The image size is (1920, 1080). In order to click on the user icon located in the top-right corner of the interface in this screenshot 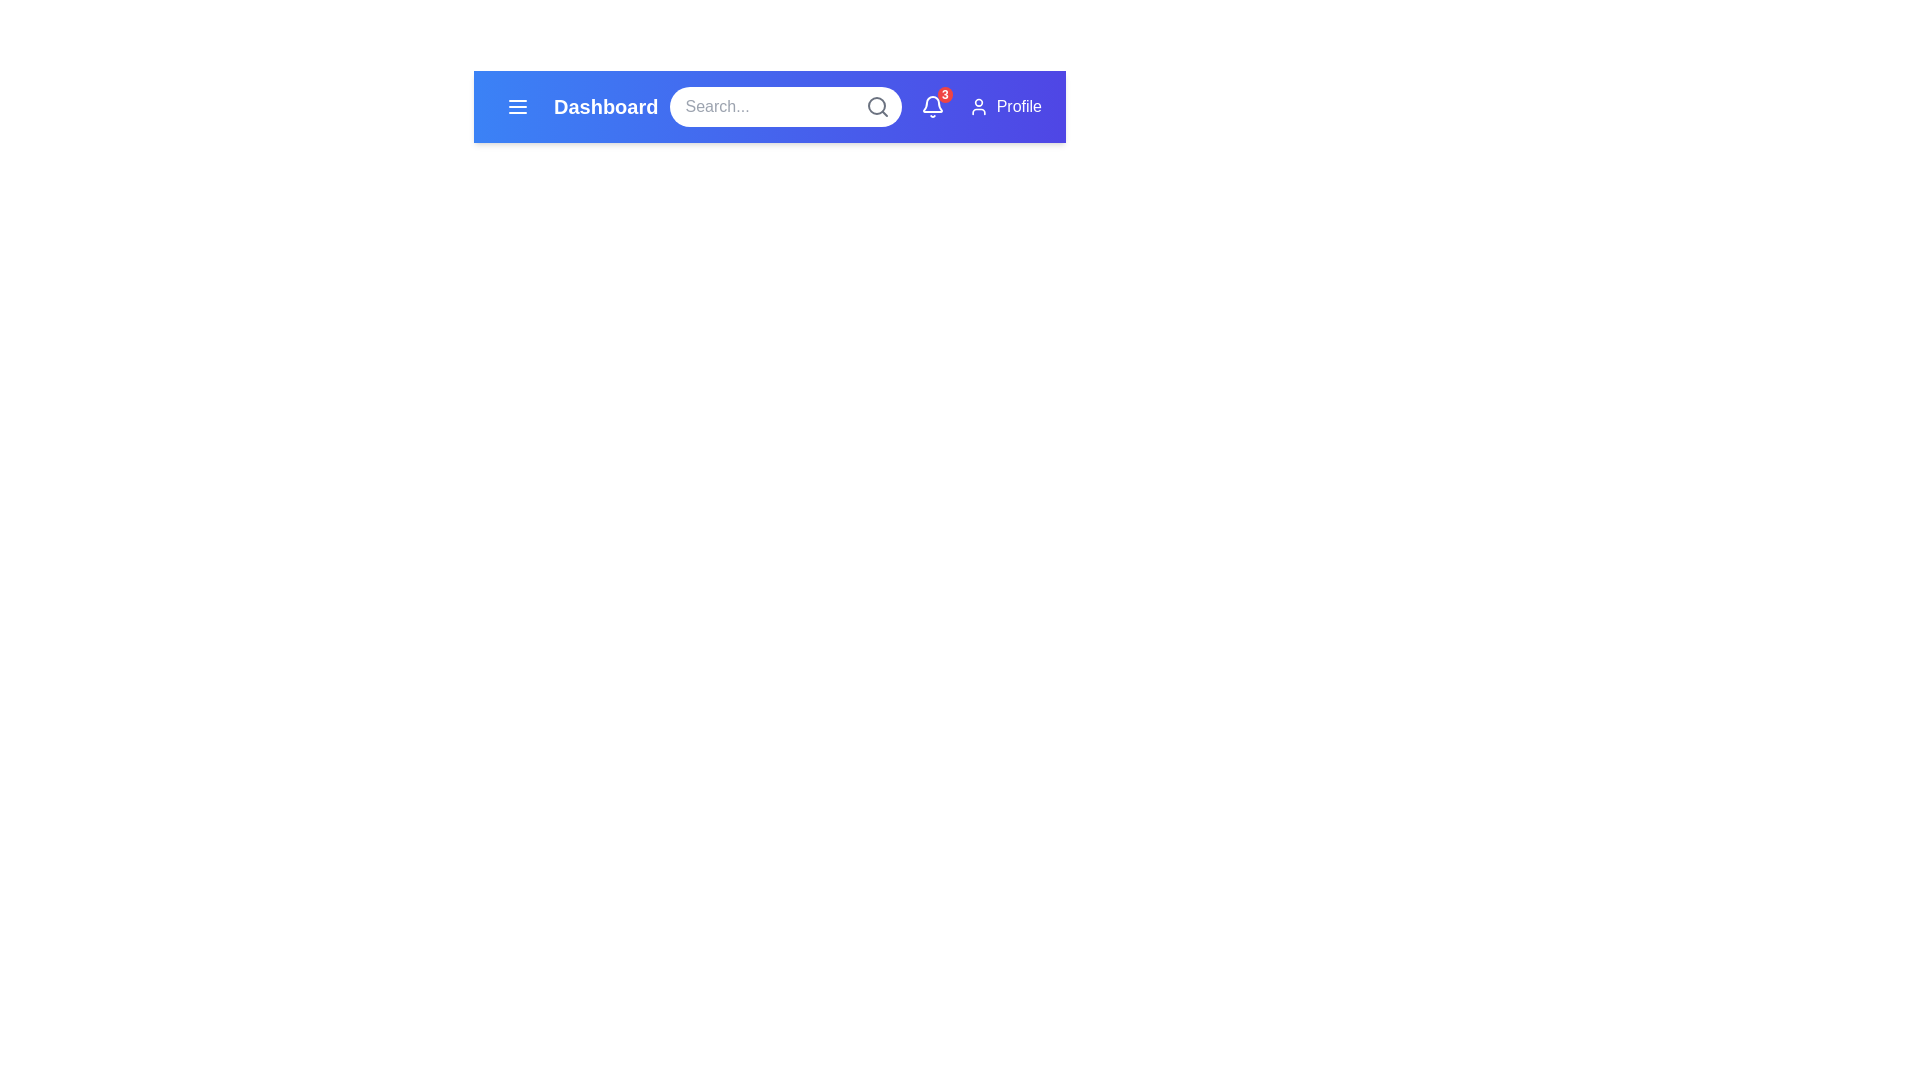, I will do `click(978, 107)`.